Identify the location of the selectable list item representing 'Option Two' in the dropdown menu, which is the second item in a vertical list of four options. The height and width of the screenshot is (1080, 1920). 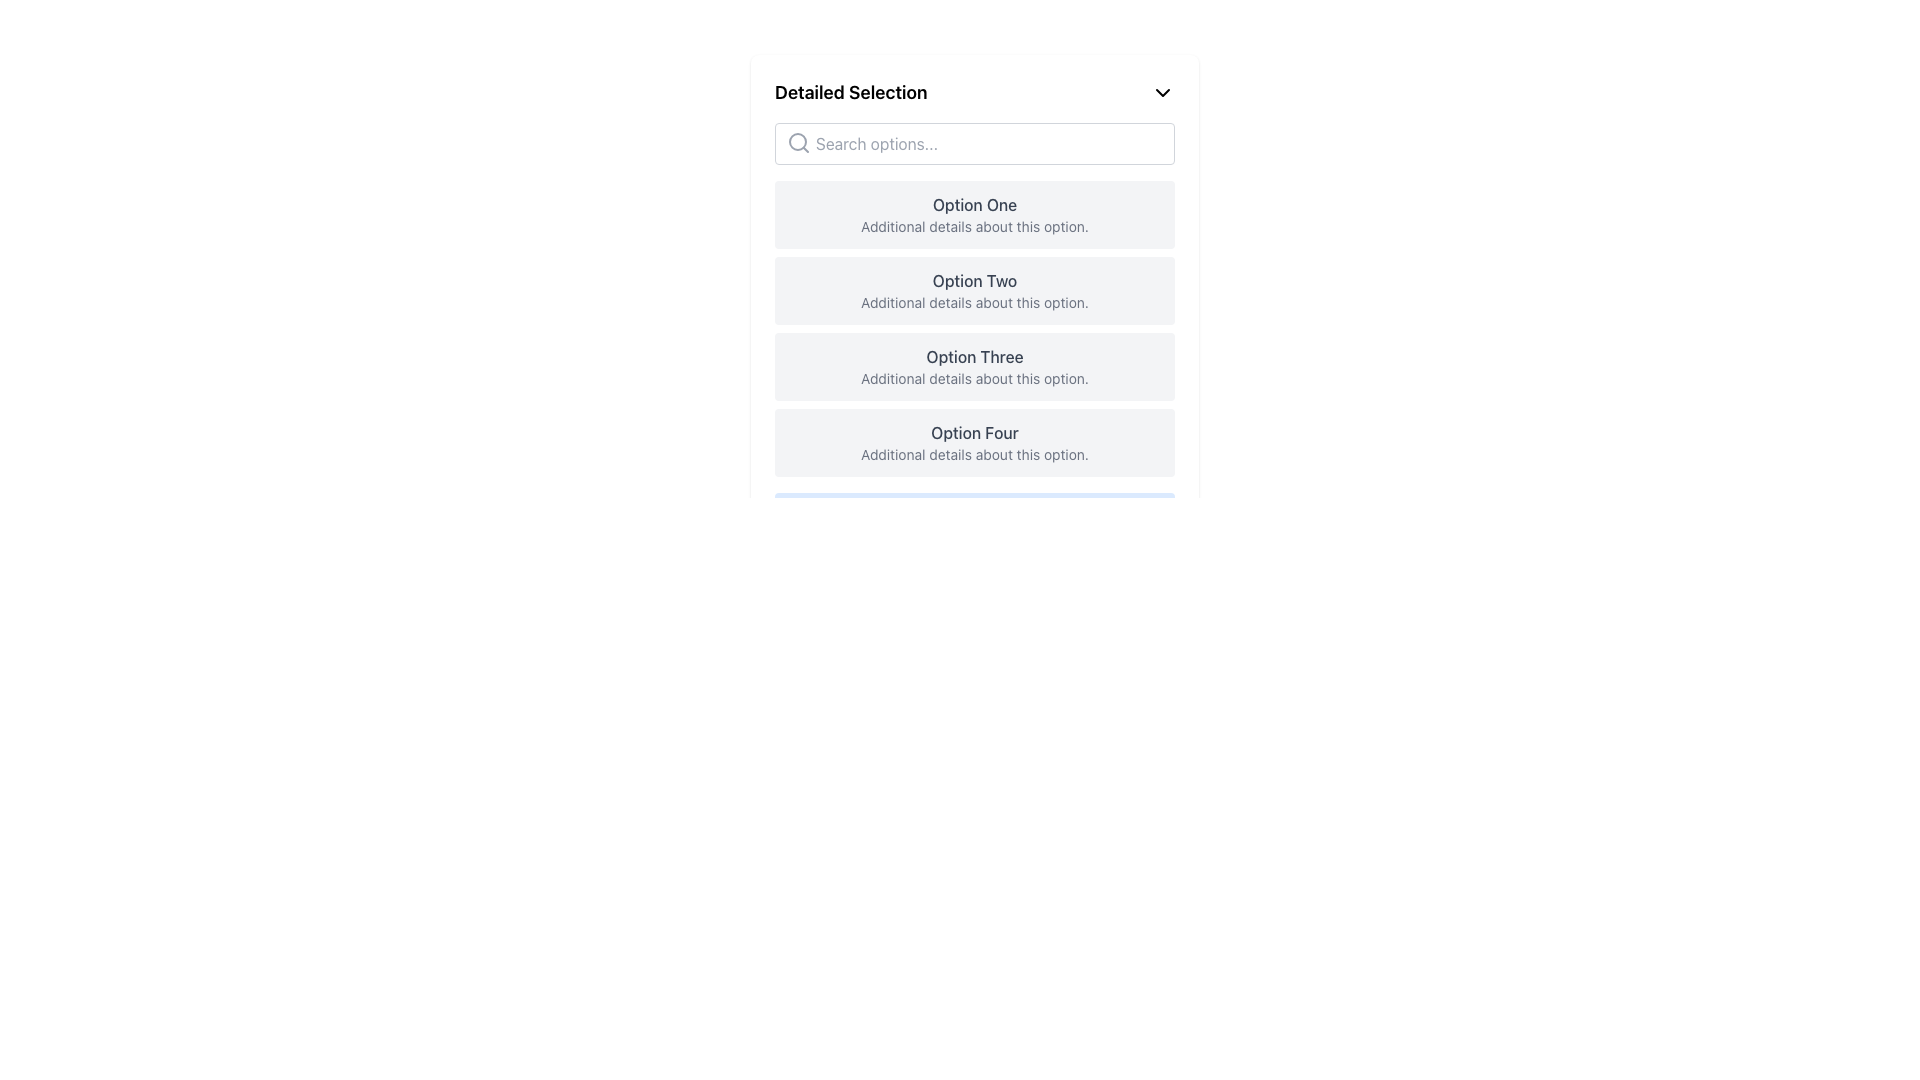
(974, 290).